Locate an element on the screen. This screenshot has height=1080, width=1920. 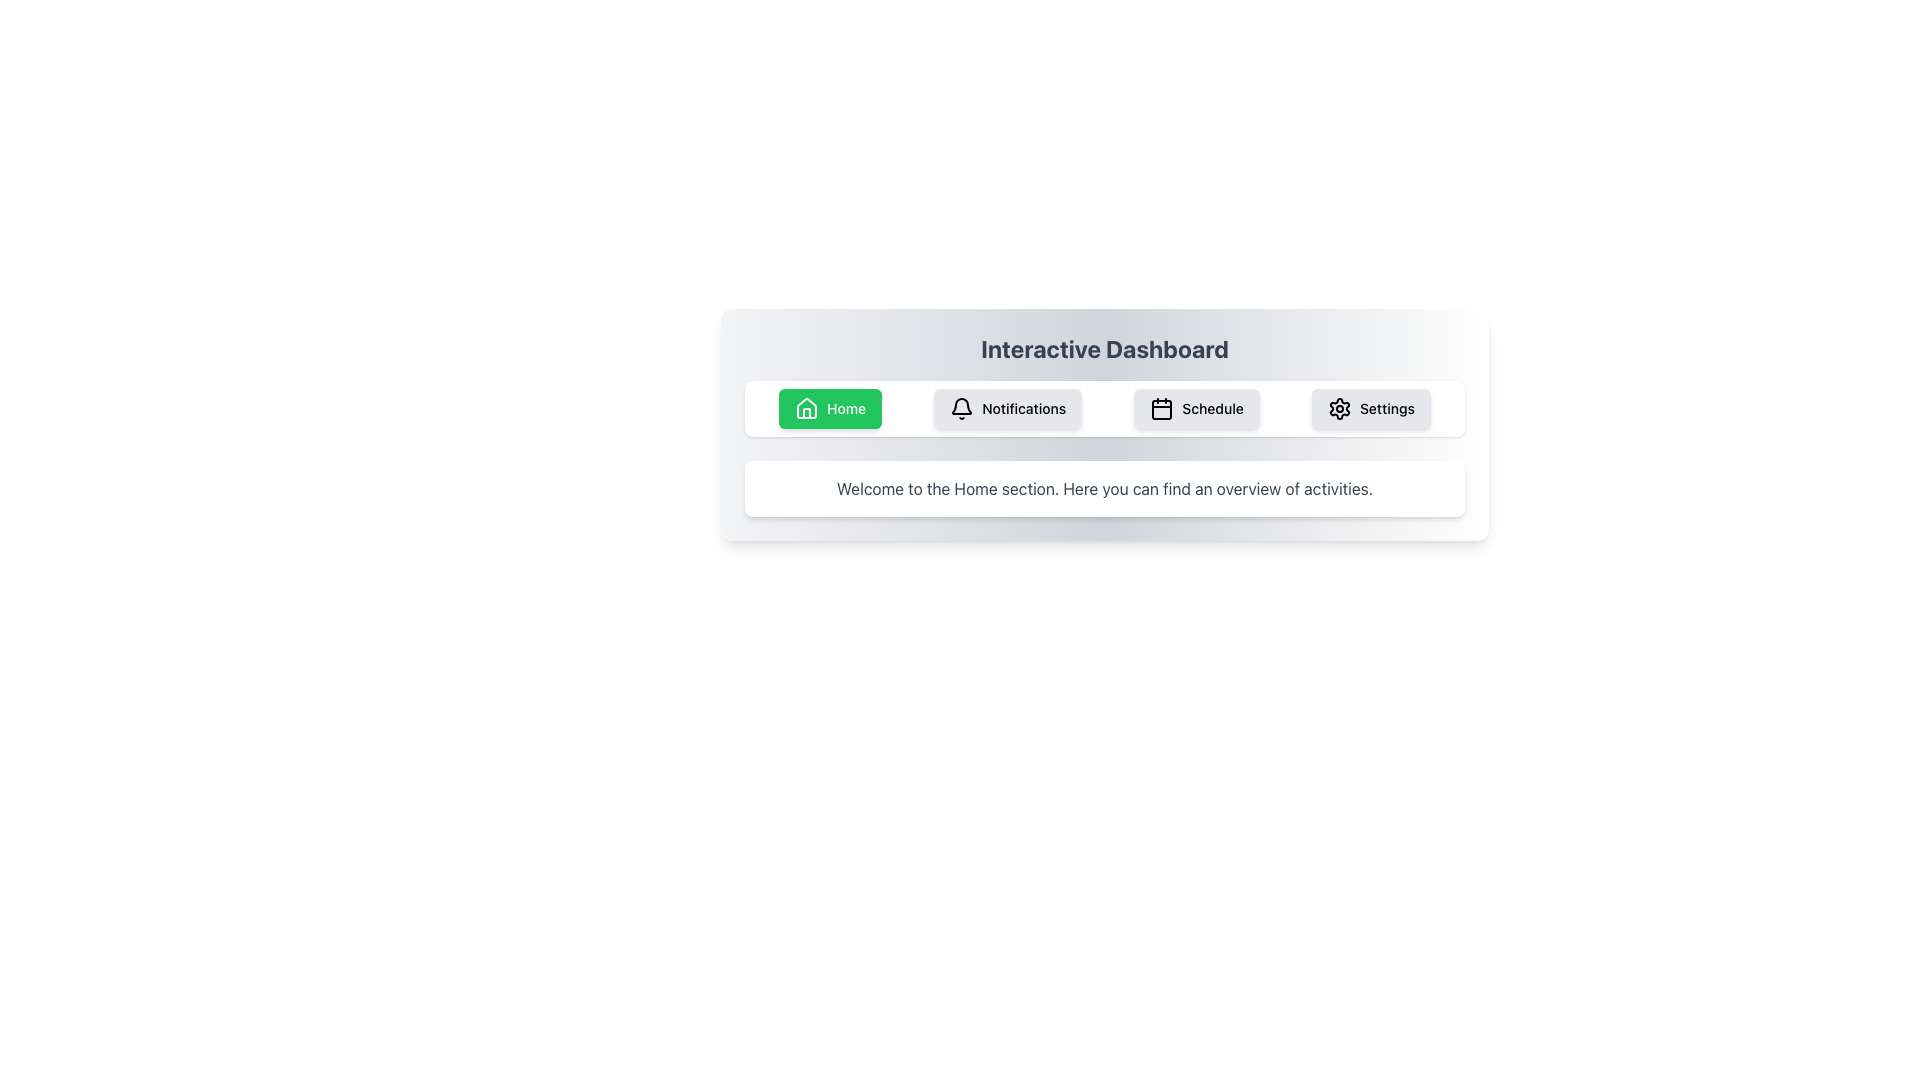
the 'Schedule' button in the horizontal navigation bar to change its appearance is located at coordinates (1197, 407).